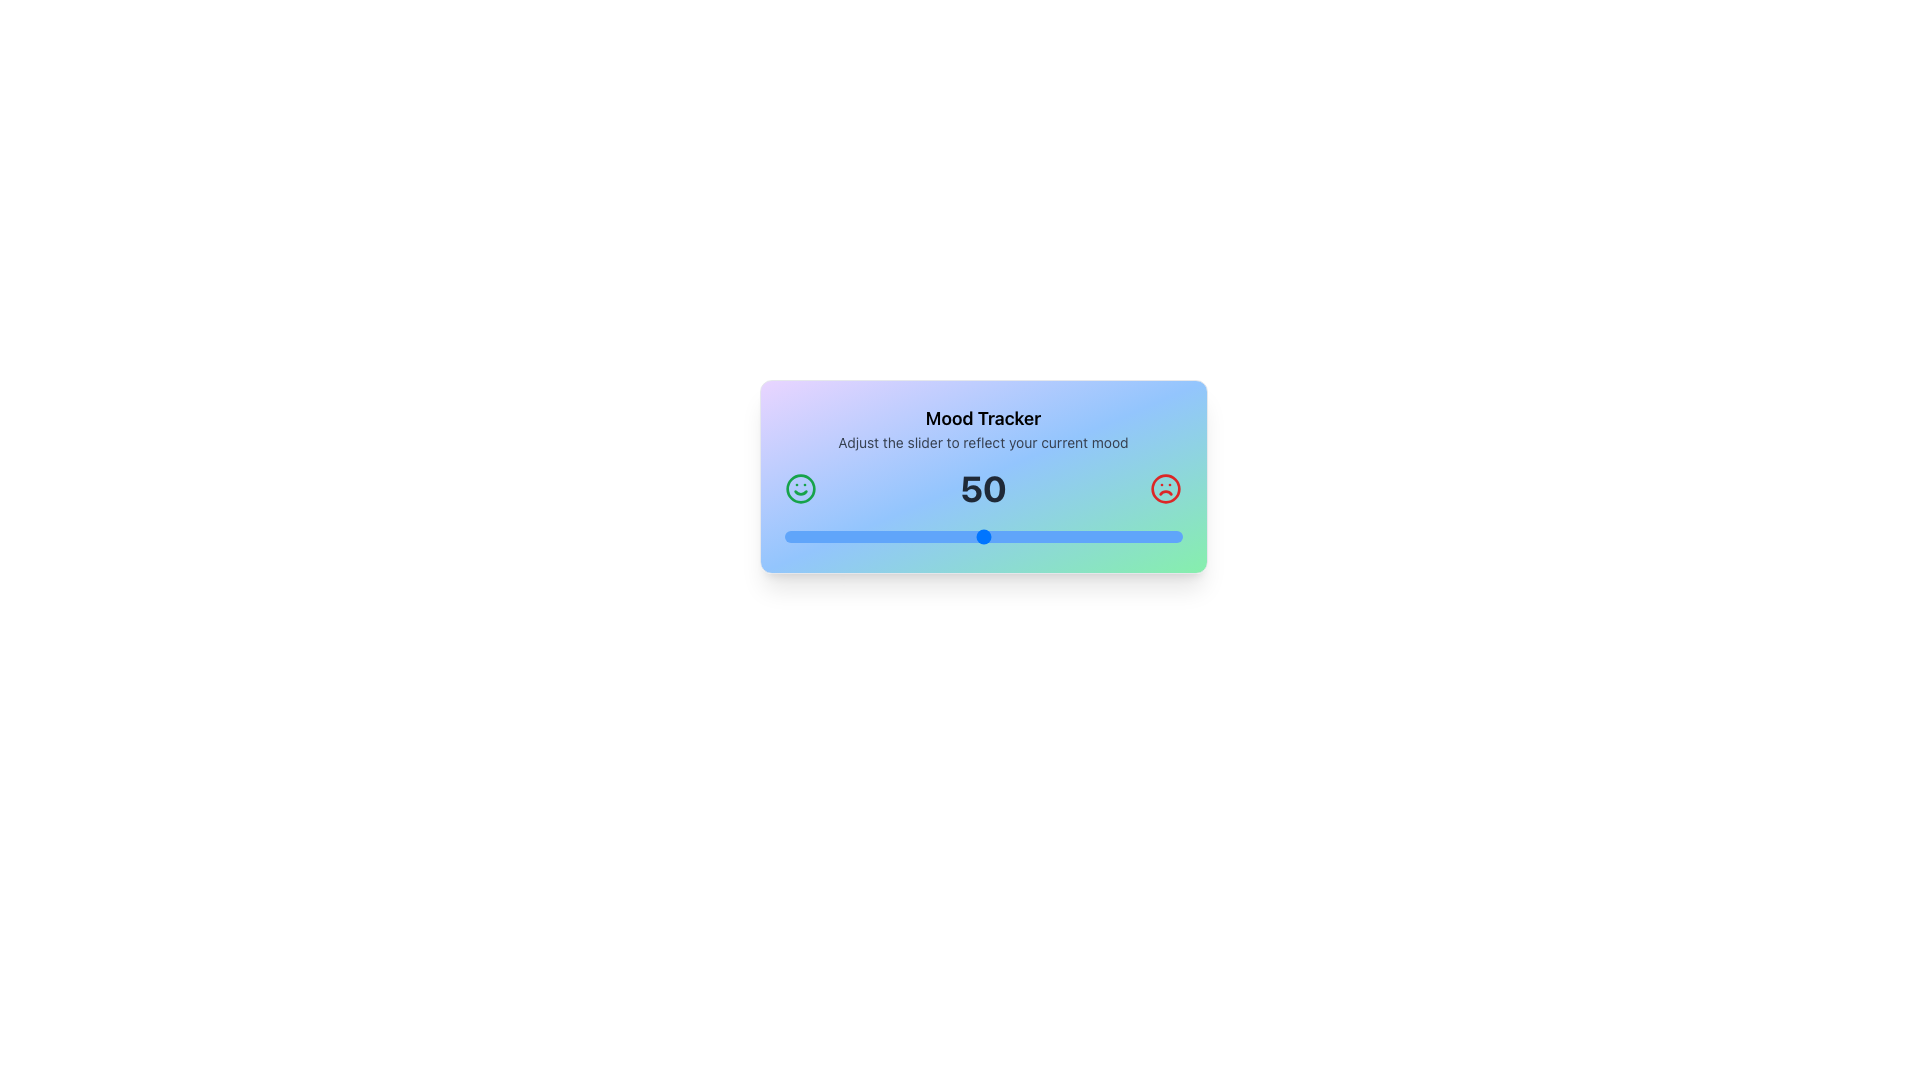 The width and height of the screenshot is (1920, 1080). Describe the element at coordinates (800, 489) in the screenshot. I see `the circular SVG graphic component that visually indicates a positive mood, located to the left of the central number in the mood tracker layout` at that location.